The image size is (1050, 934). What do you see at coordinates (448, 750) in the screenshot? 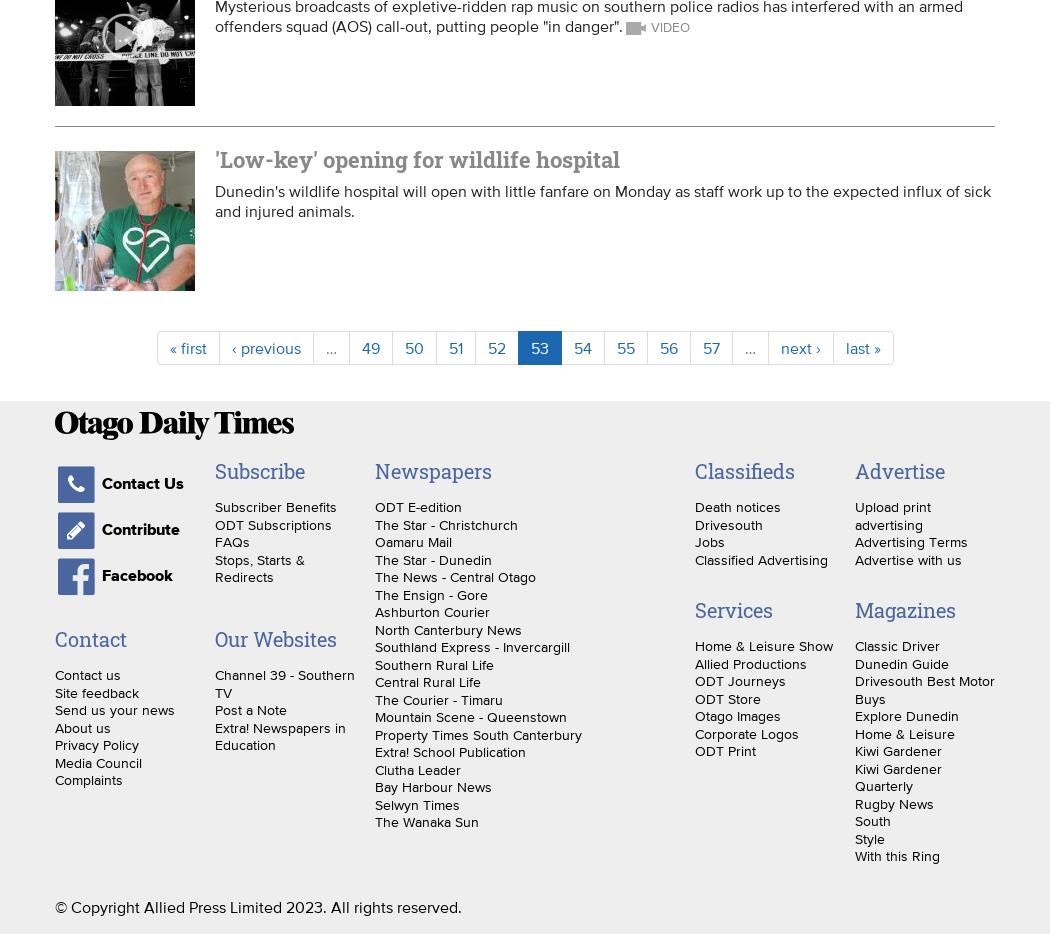
I see `'Extra! School Publication'` at bounding box center [448, 750].